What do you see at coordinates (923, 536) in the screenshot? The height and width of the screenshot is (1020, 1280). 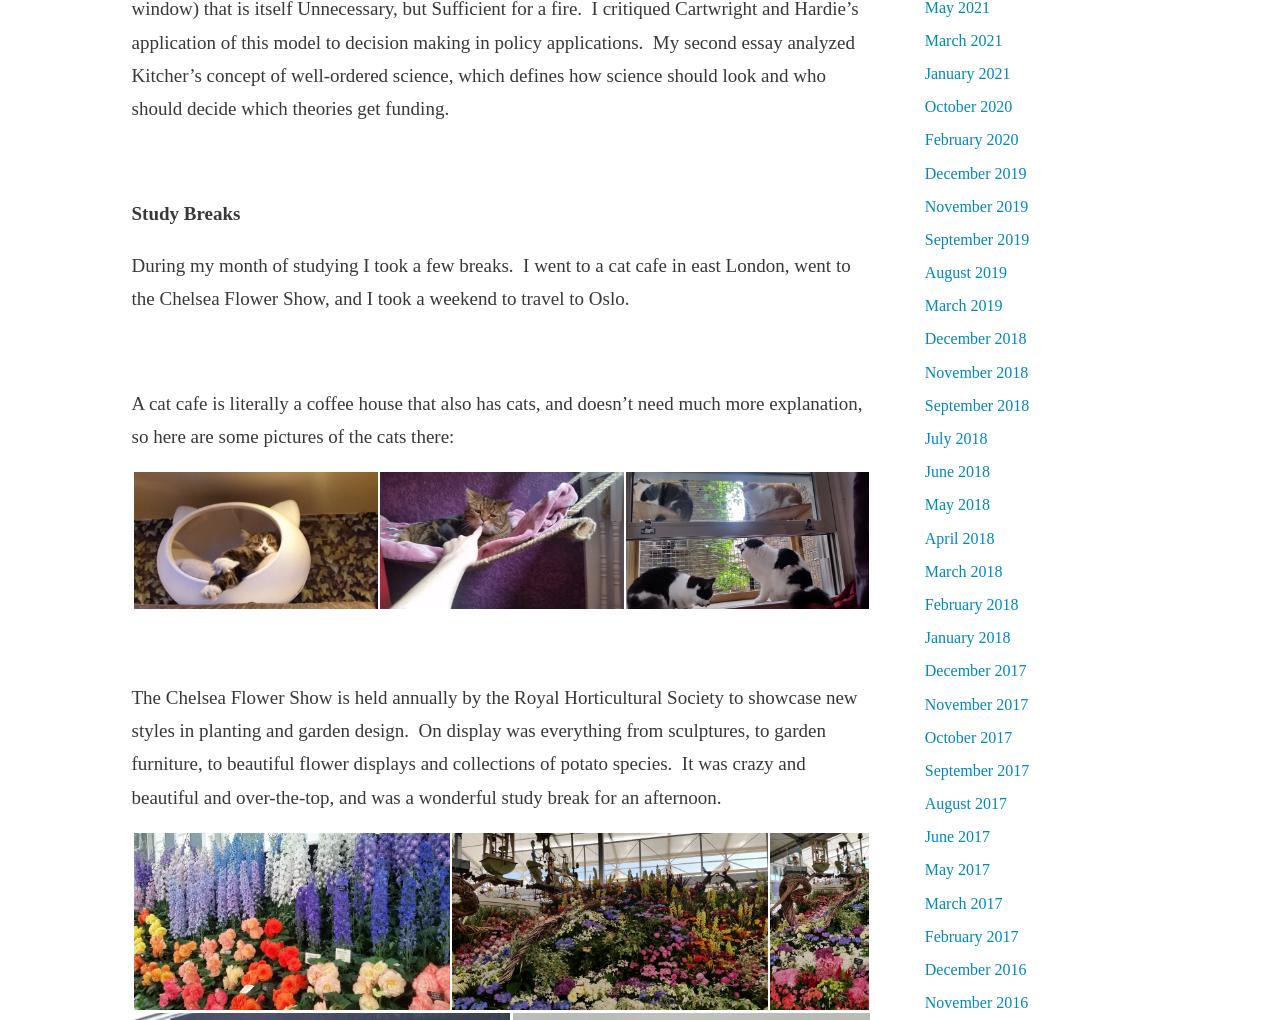 I see `'April 2018'` at bounding box center [923, 536].